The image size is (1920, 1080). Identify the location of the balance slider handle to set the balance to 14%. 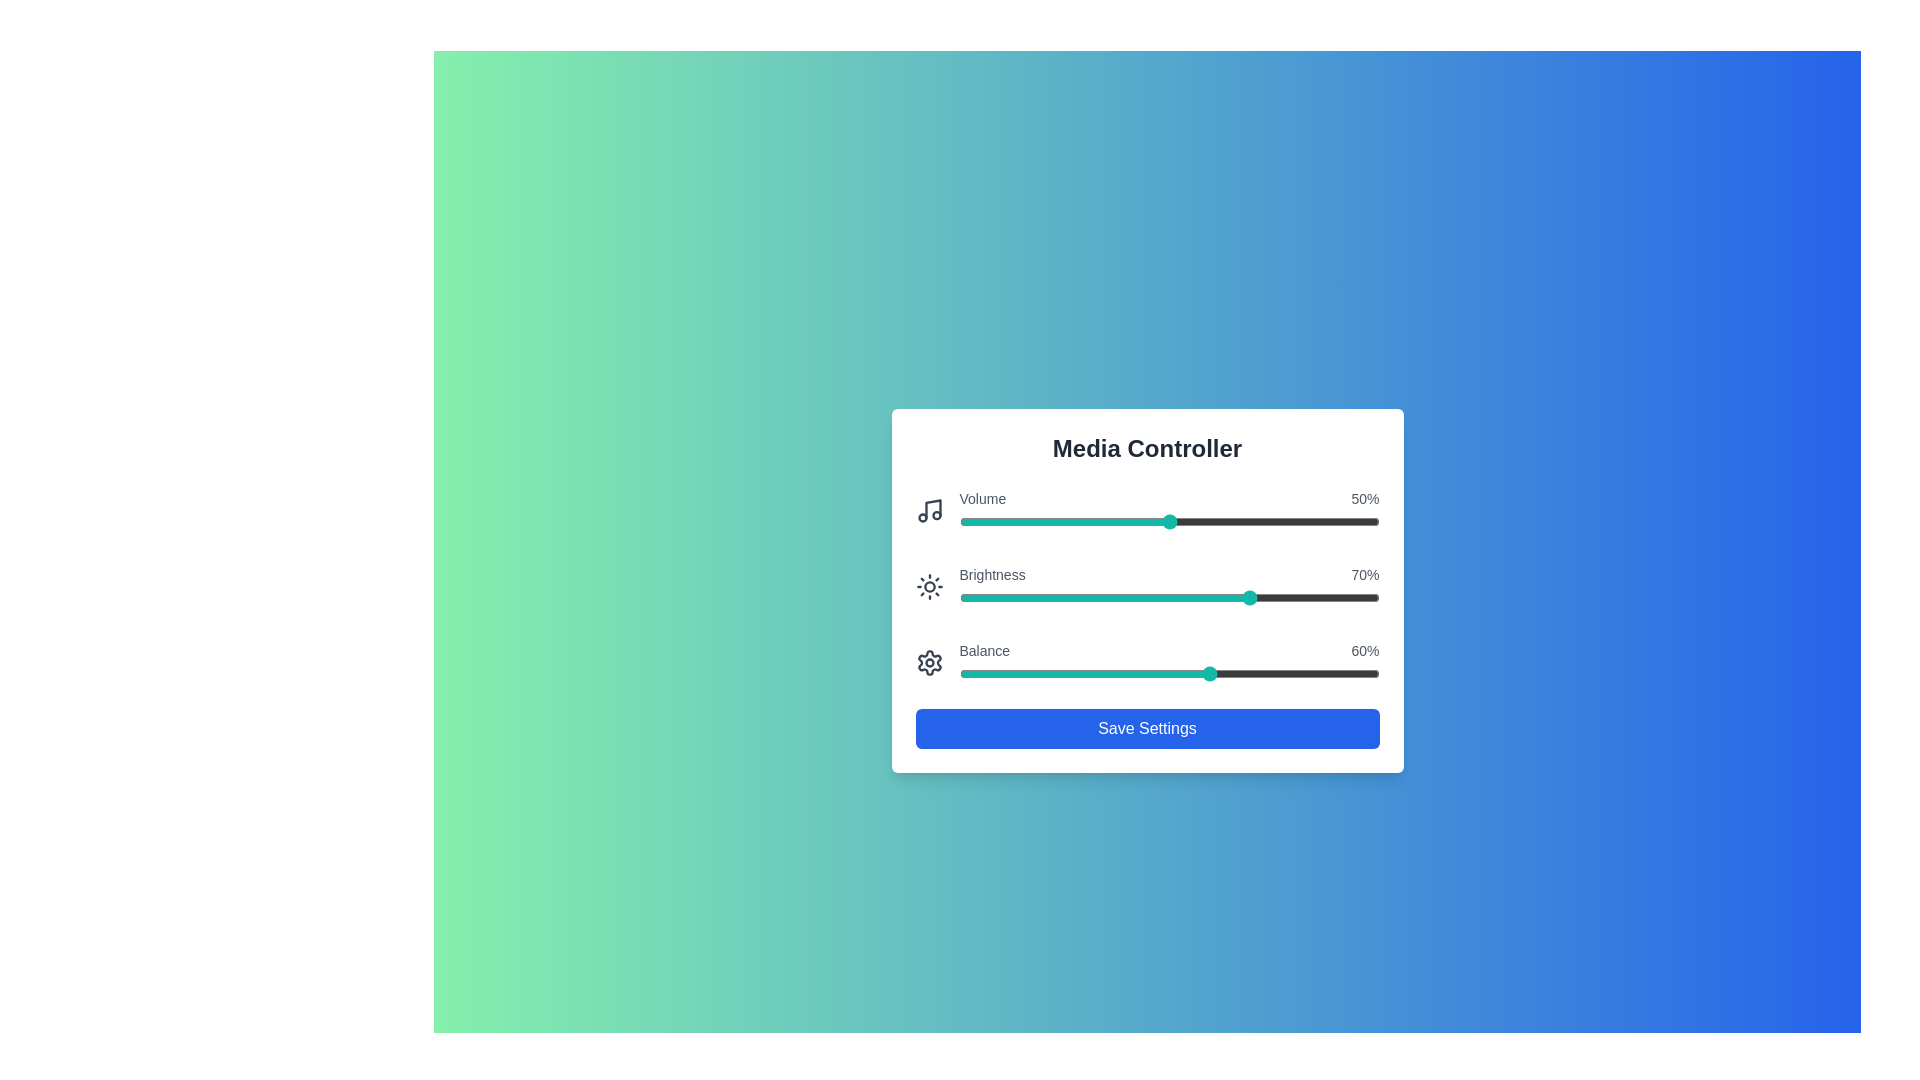
(1018, 674).